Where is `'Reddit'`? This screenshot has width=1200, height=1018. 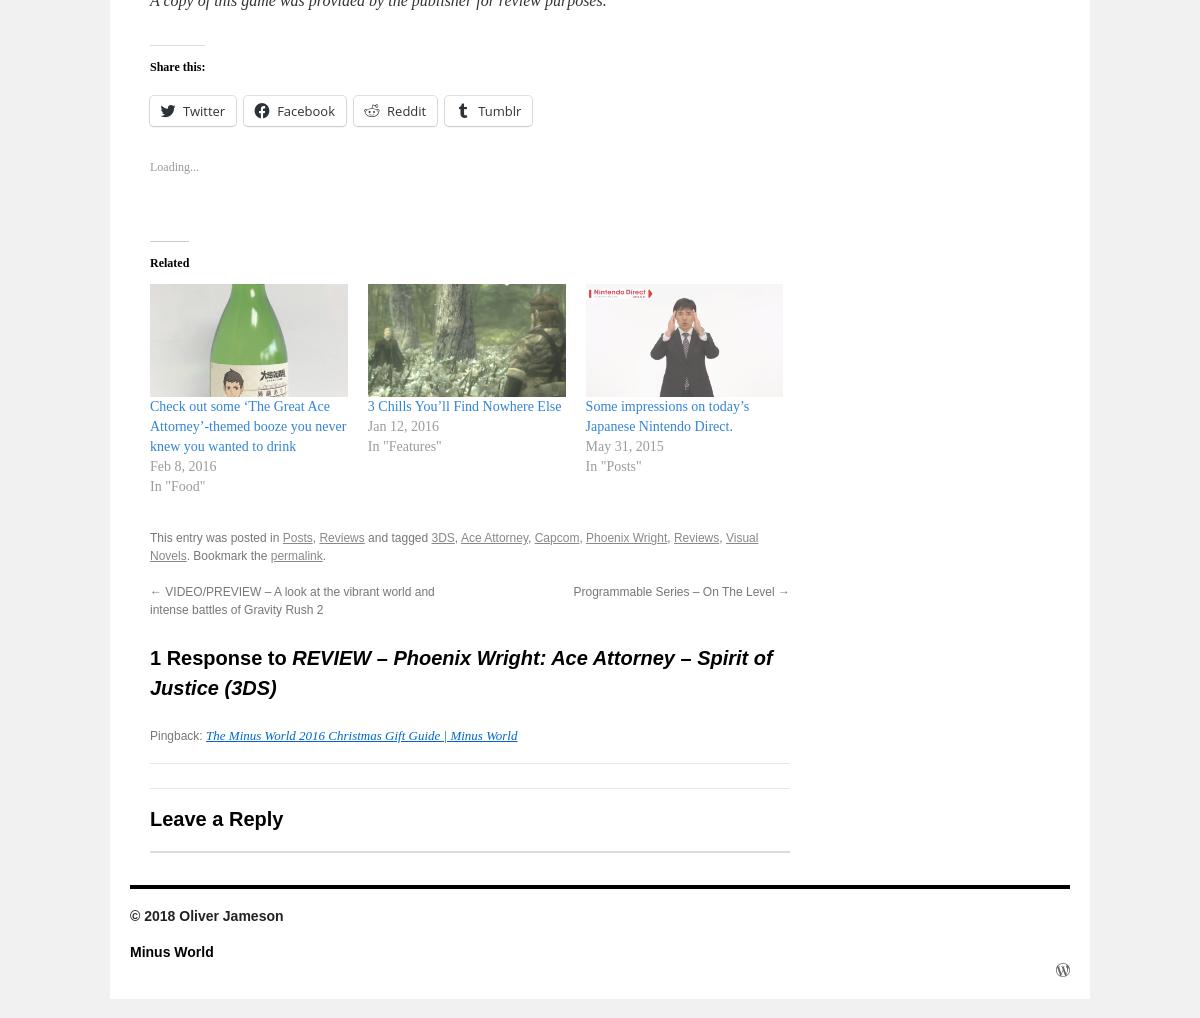 'Reddit' is located at coordinates (406, 109).